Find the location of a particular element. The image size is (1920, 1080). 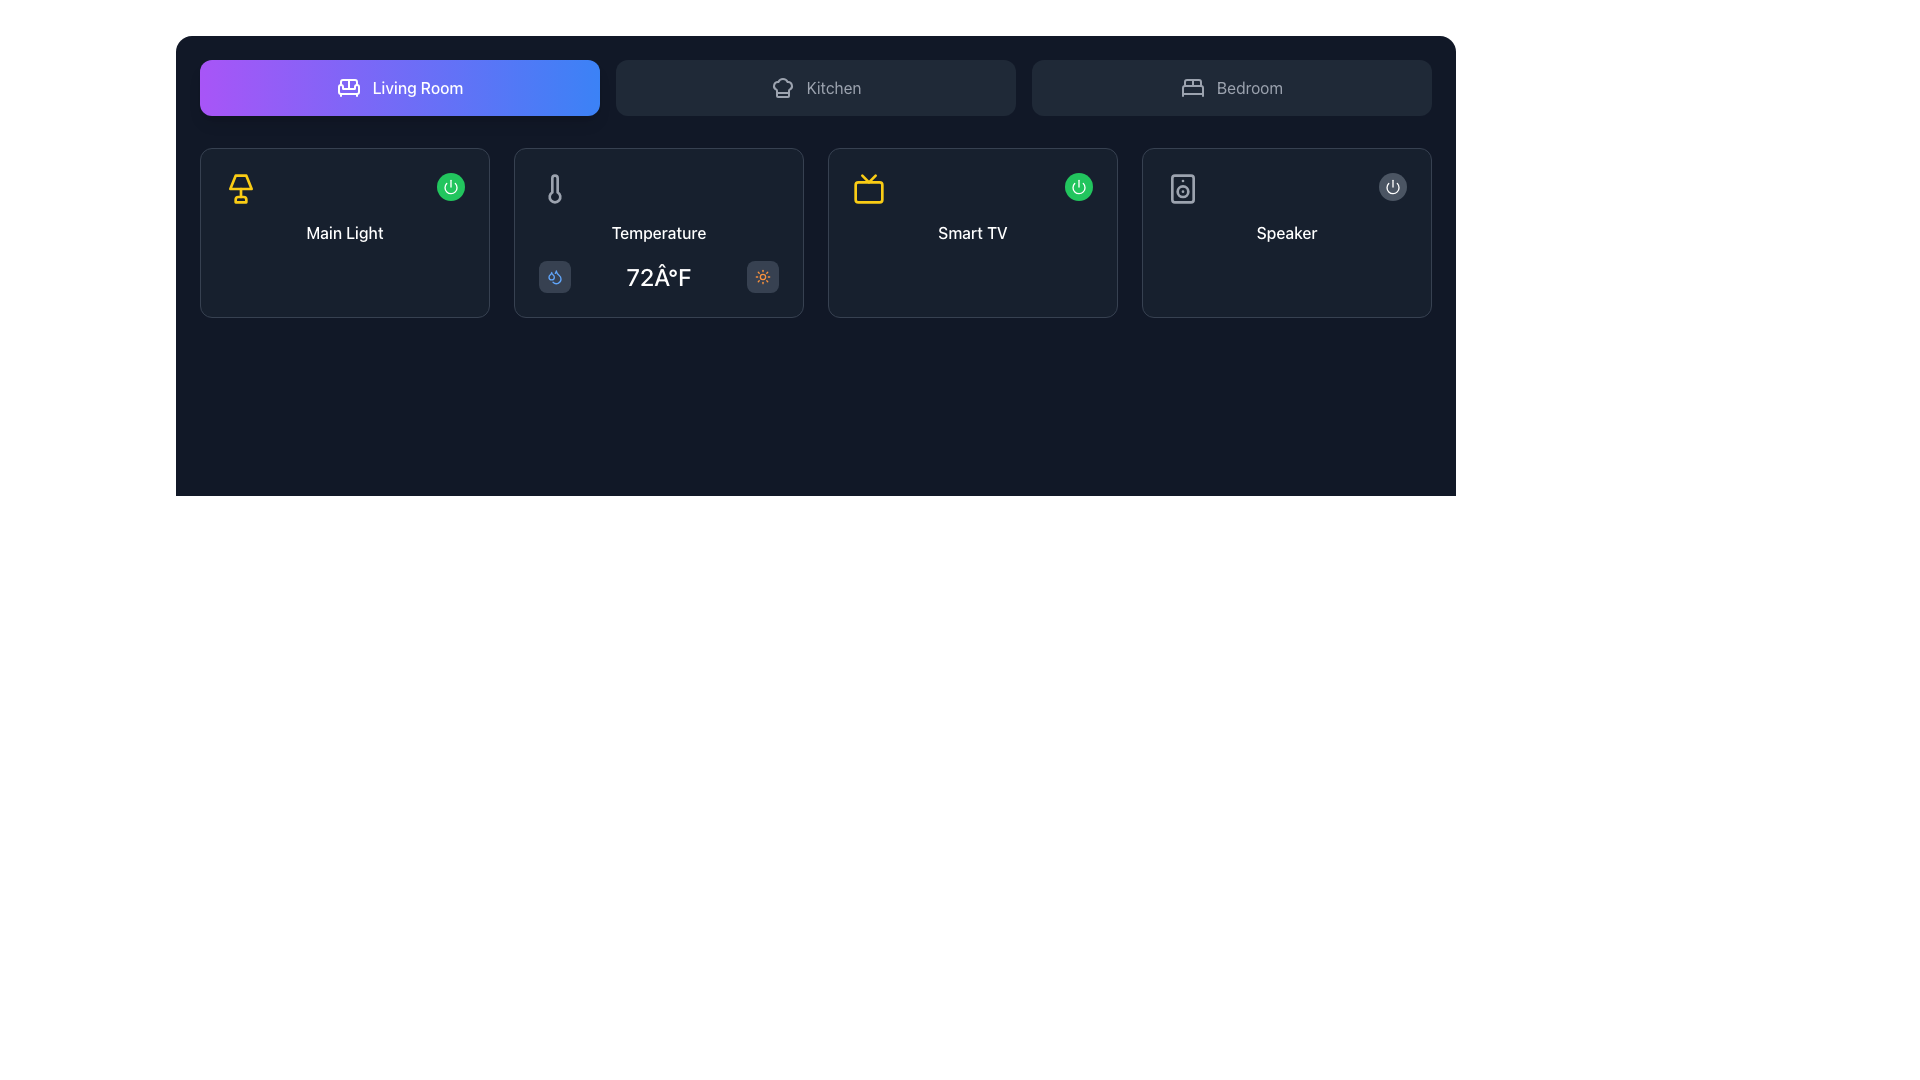

the gray thermometer icon located at the top-left section of the 'Temperature' card, which is styled in minimalistic line-art fashion is located at coordinates (555, 189).